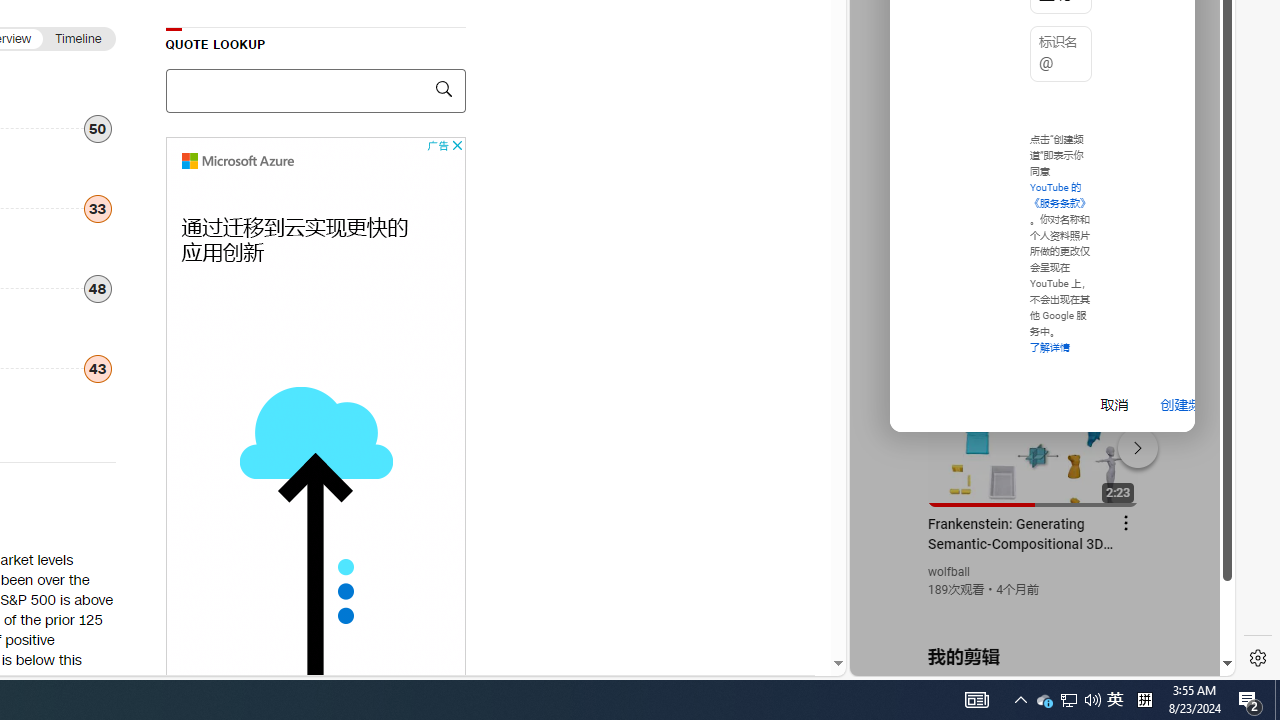 The width and height of the screenshot is (1280, 720). What do you see at coordinates (948, 572) in the screenshot?
I see `'wolfball'` at bounding box center [948, 572].